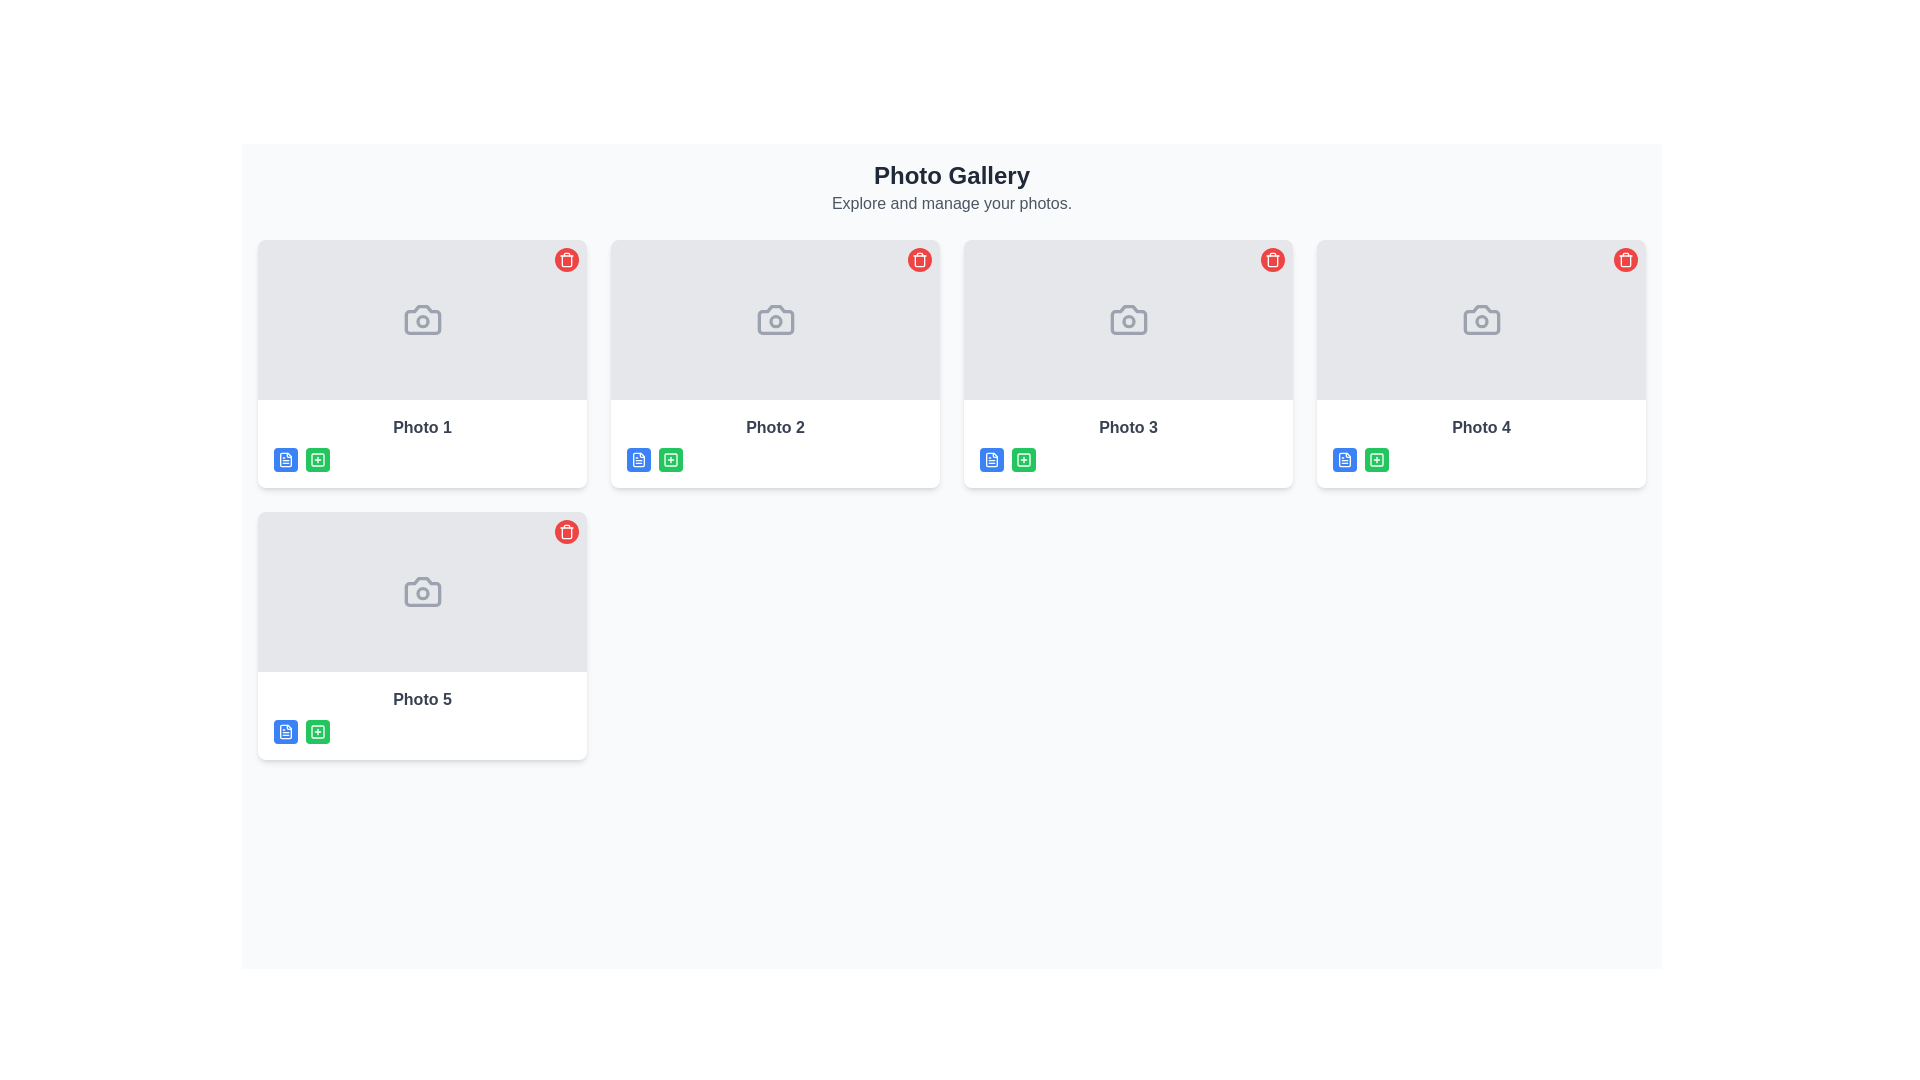 This screenshot has height=1080, width=1920. Describe the element at coordinates (285, 732) in the screenshot. I see `the Icon button located in the lower-right section of the 'Photo 5' card in the photo gallery, which is part of a horizontal arrangement of action icons below the photo thumbnail` at that location.